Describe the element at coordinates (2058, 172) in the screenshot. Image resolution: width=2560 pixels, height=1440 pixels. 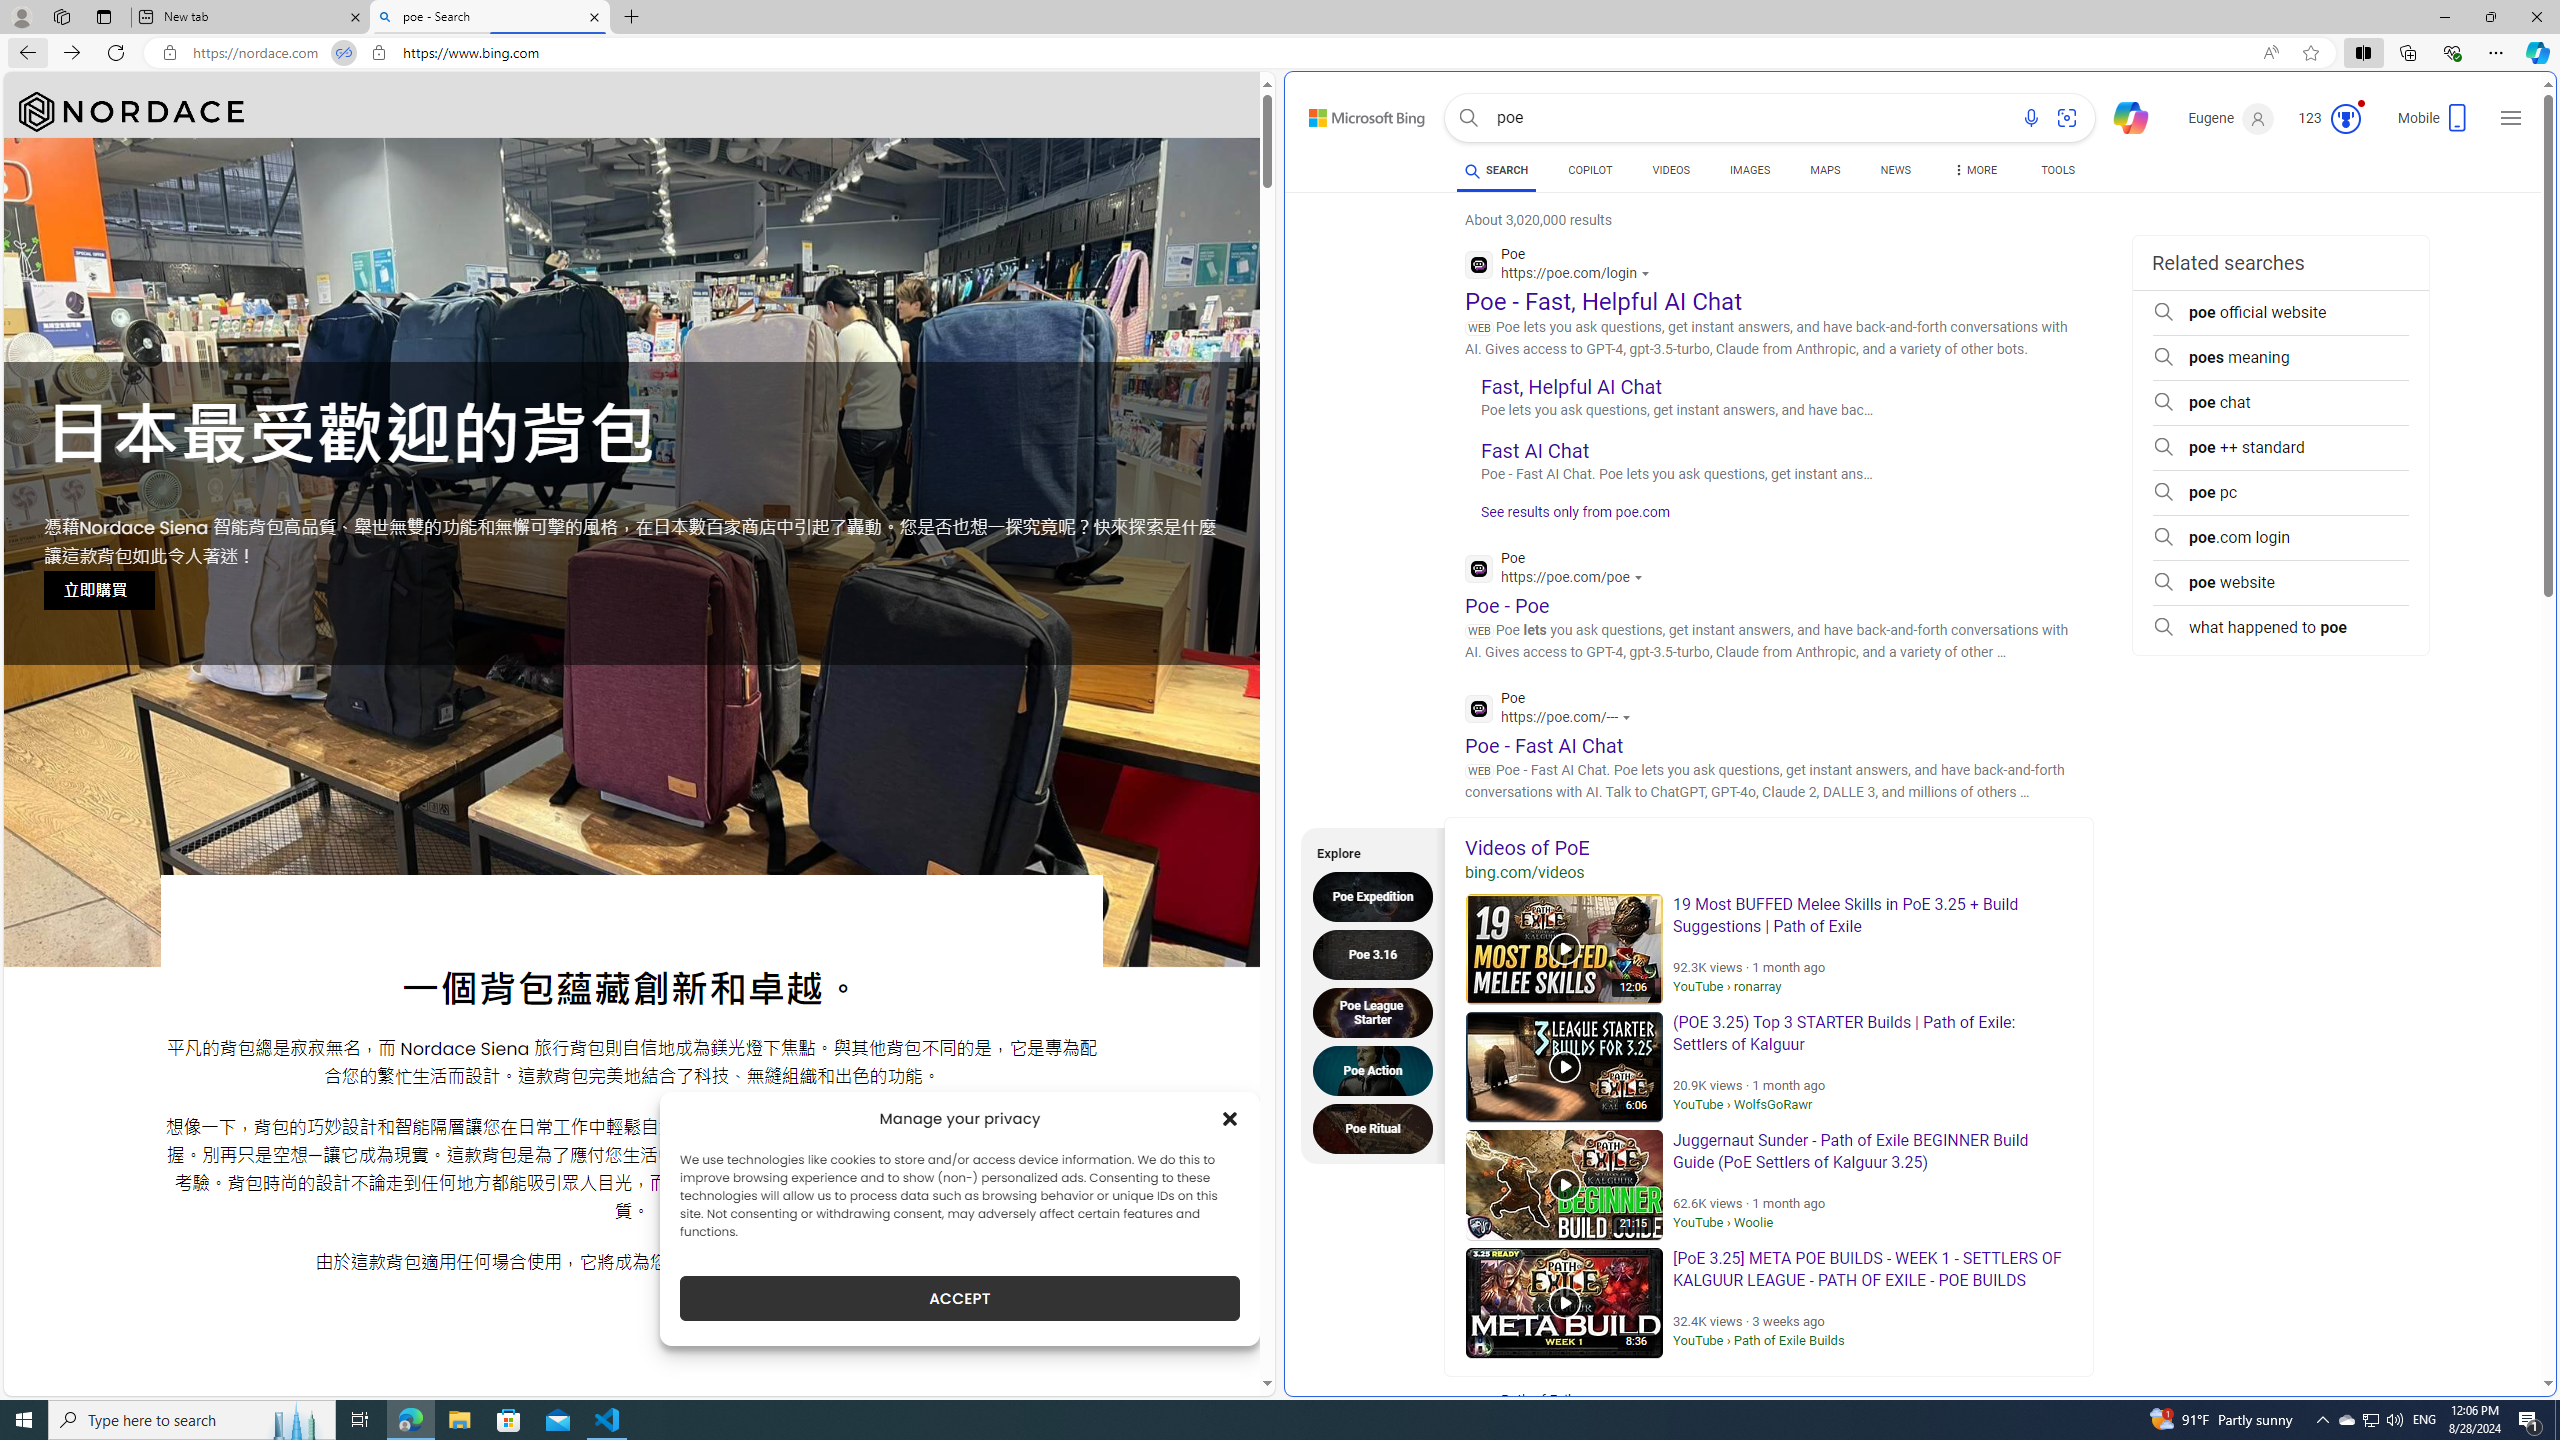
I see `'TOOLS'` at that location.